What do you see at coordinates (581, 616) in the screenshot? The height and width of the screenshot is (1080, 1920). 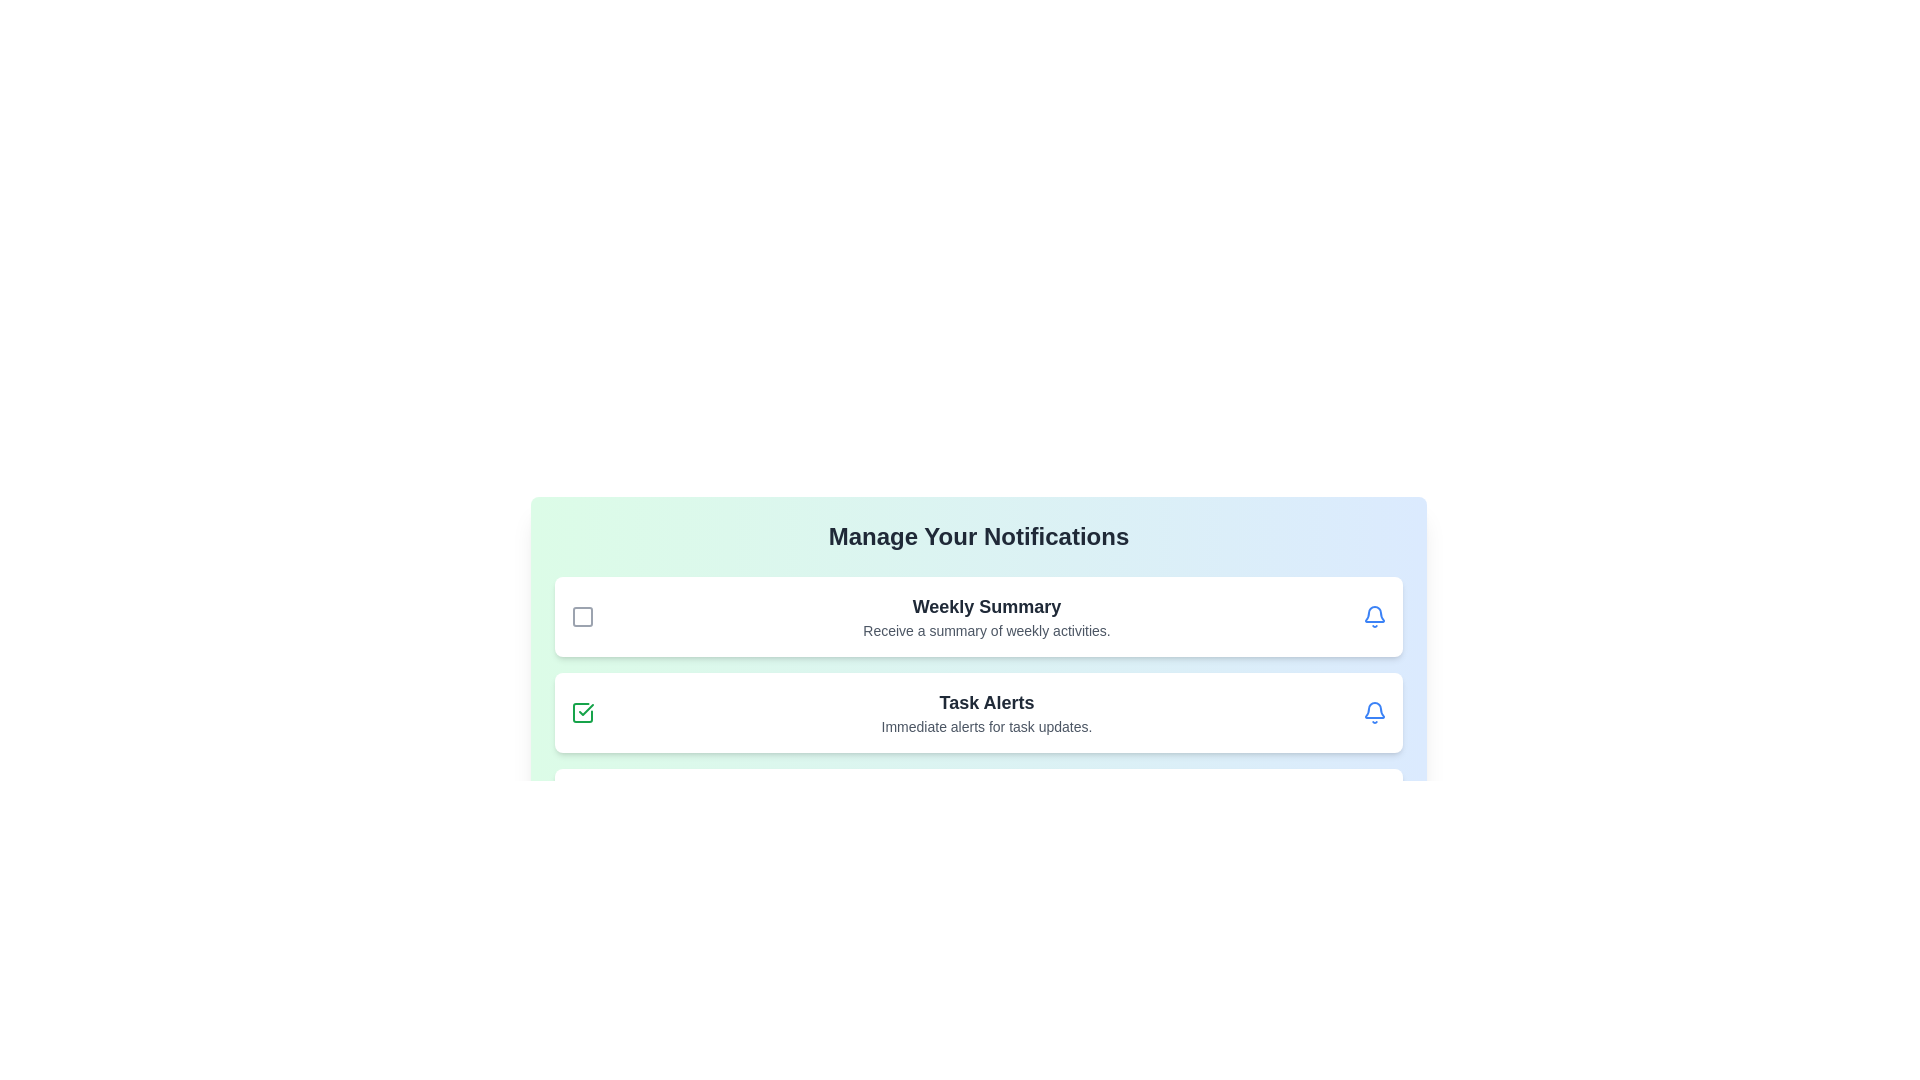 I see `the checkbox located to the top-left of the 'Weekly Summary' text in the notification card interface` at bounding box center [581, 616].